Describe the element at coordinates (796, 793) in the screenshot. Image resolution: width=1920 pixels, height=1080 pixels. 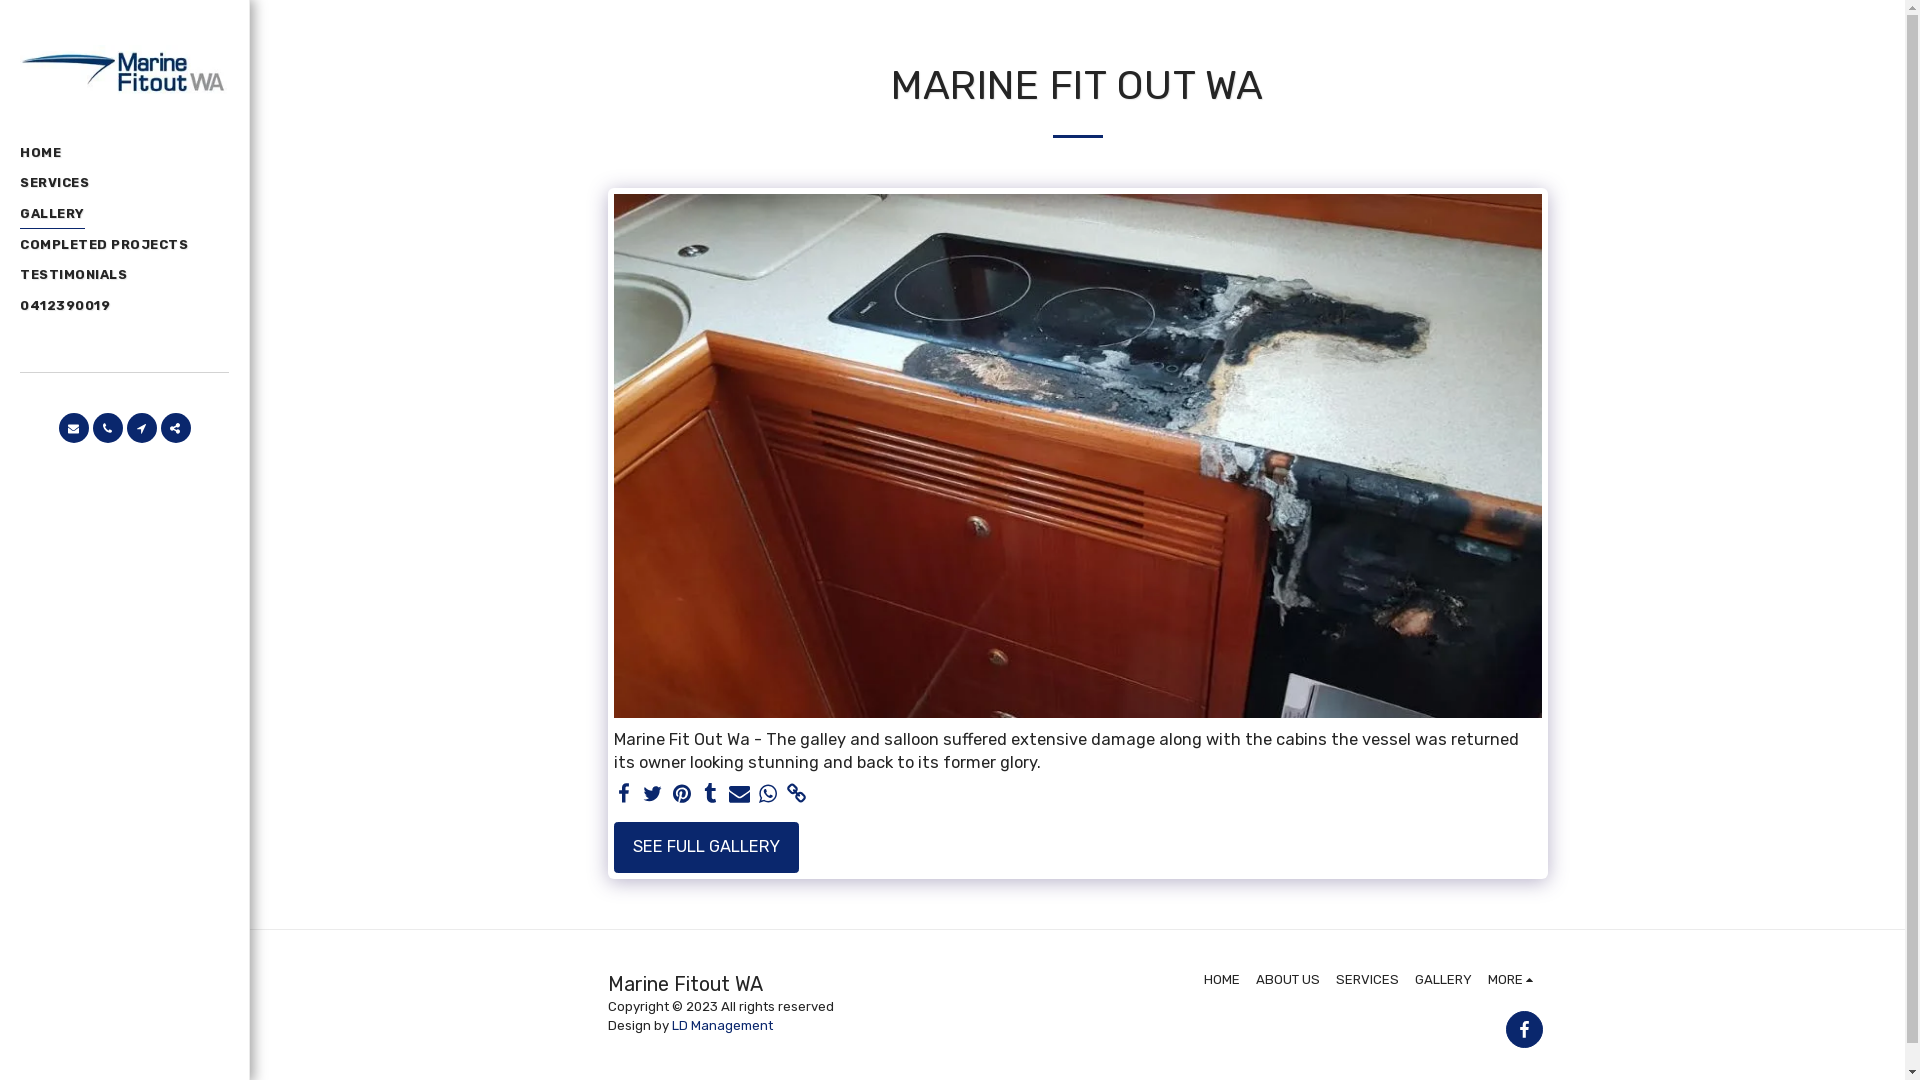
I see `'link'` at that location.